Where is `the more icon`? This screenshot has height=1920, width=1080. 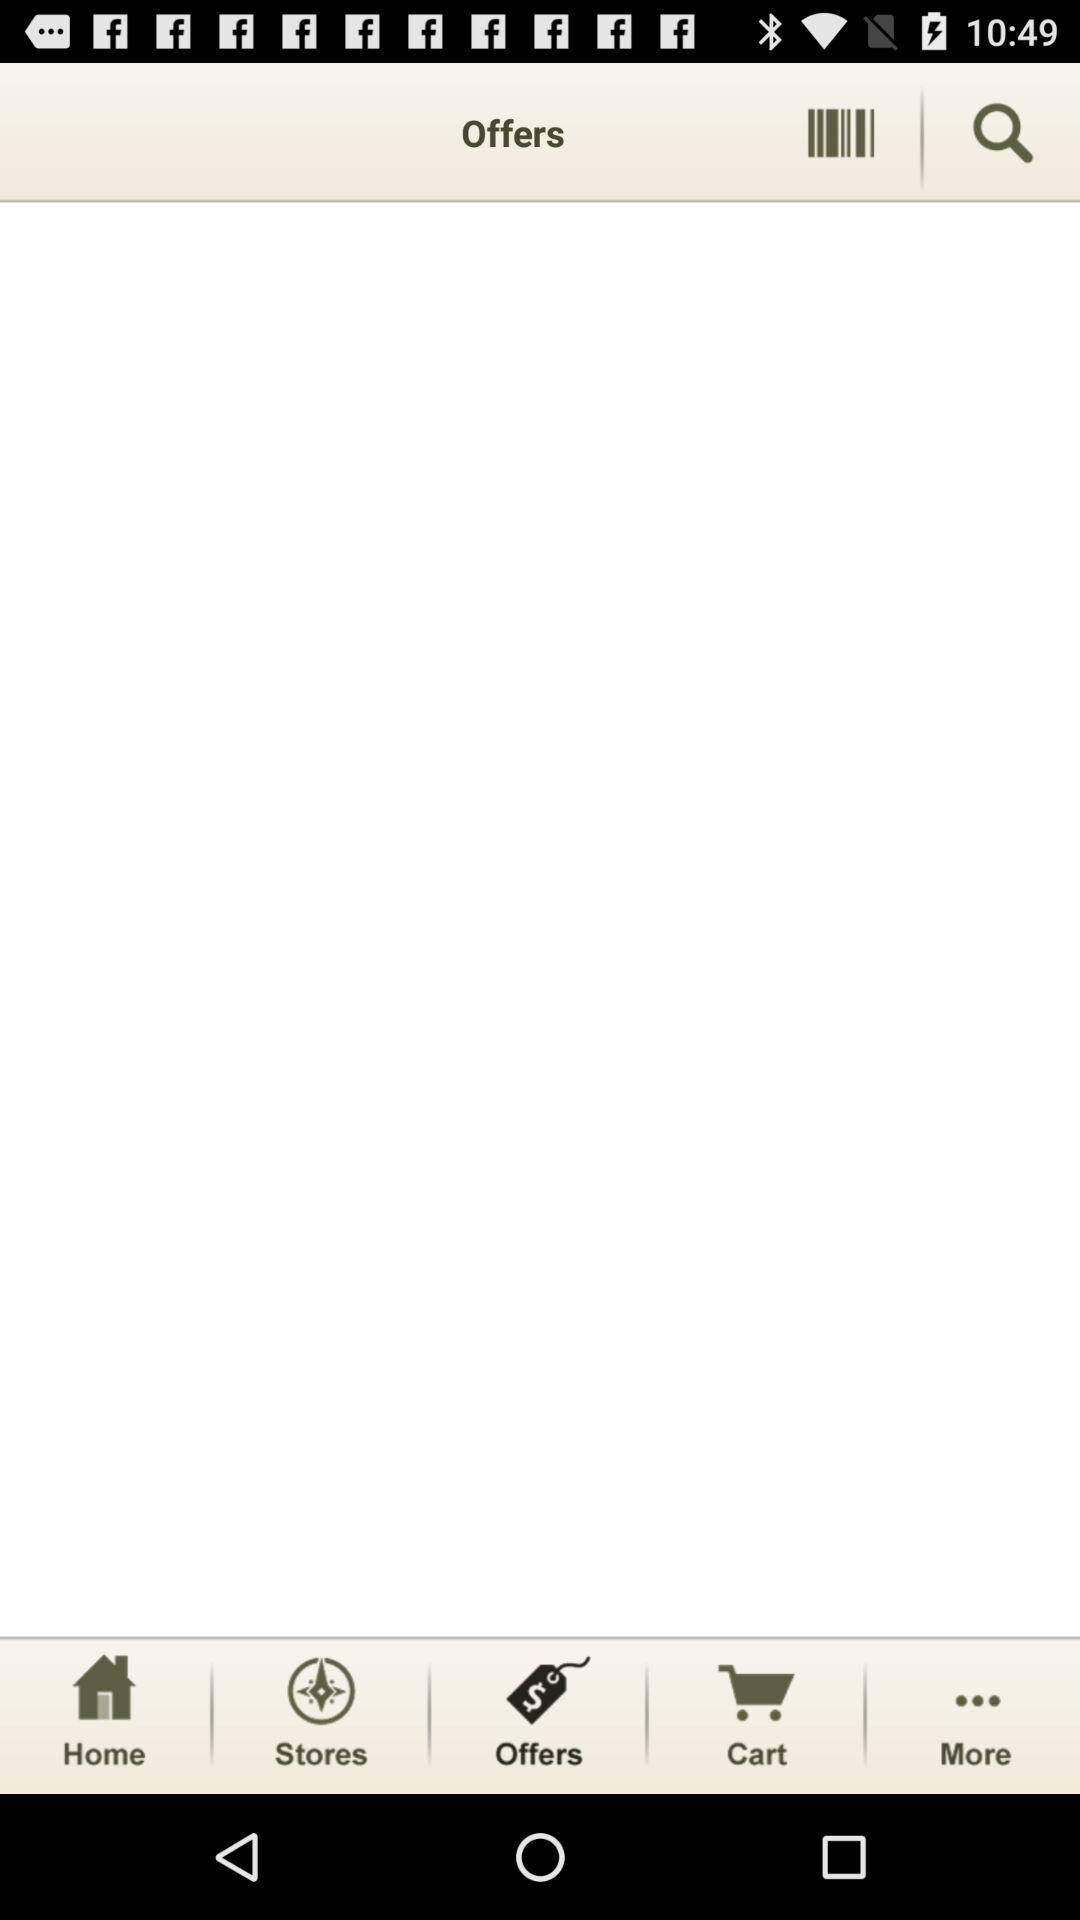
the more icon is located at coordinates (974, 1835).